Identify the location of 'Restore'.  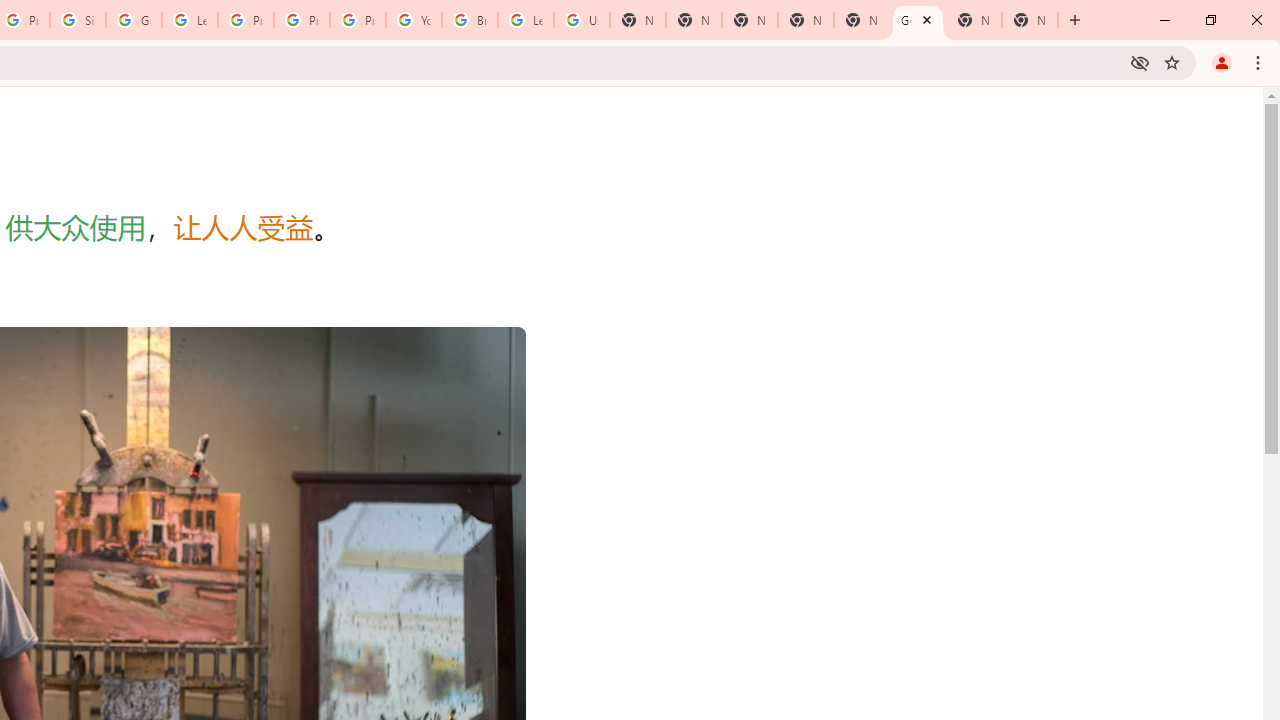
(1209, 20).